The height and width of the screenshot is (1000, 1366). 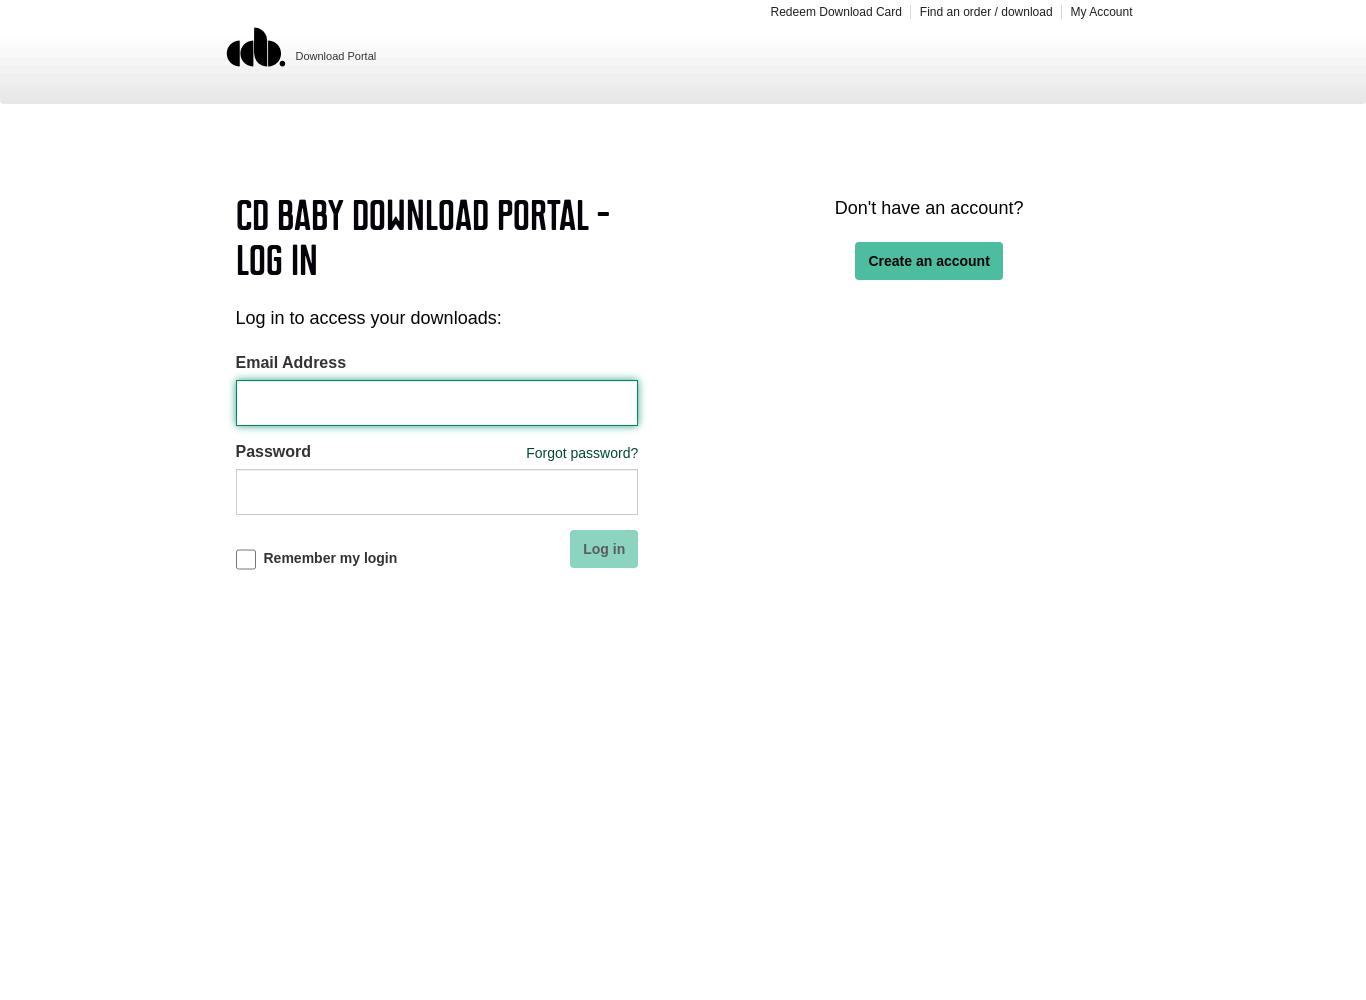 What do you see at coordinates (335, 56) in the screenshot?
I see `'Download Portal'` at bounding box center [335, 56].